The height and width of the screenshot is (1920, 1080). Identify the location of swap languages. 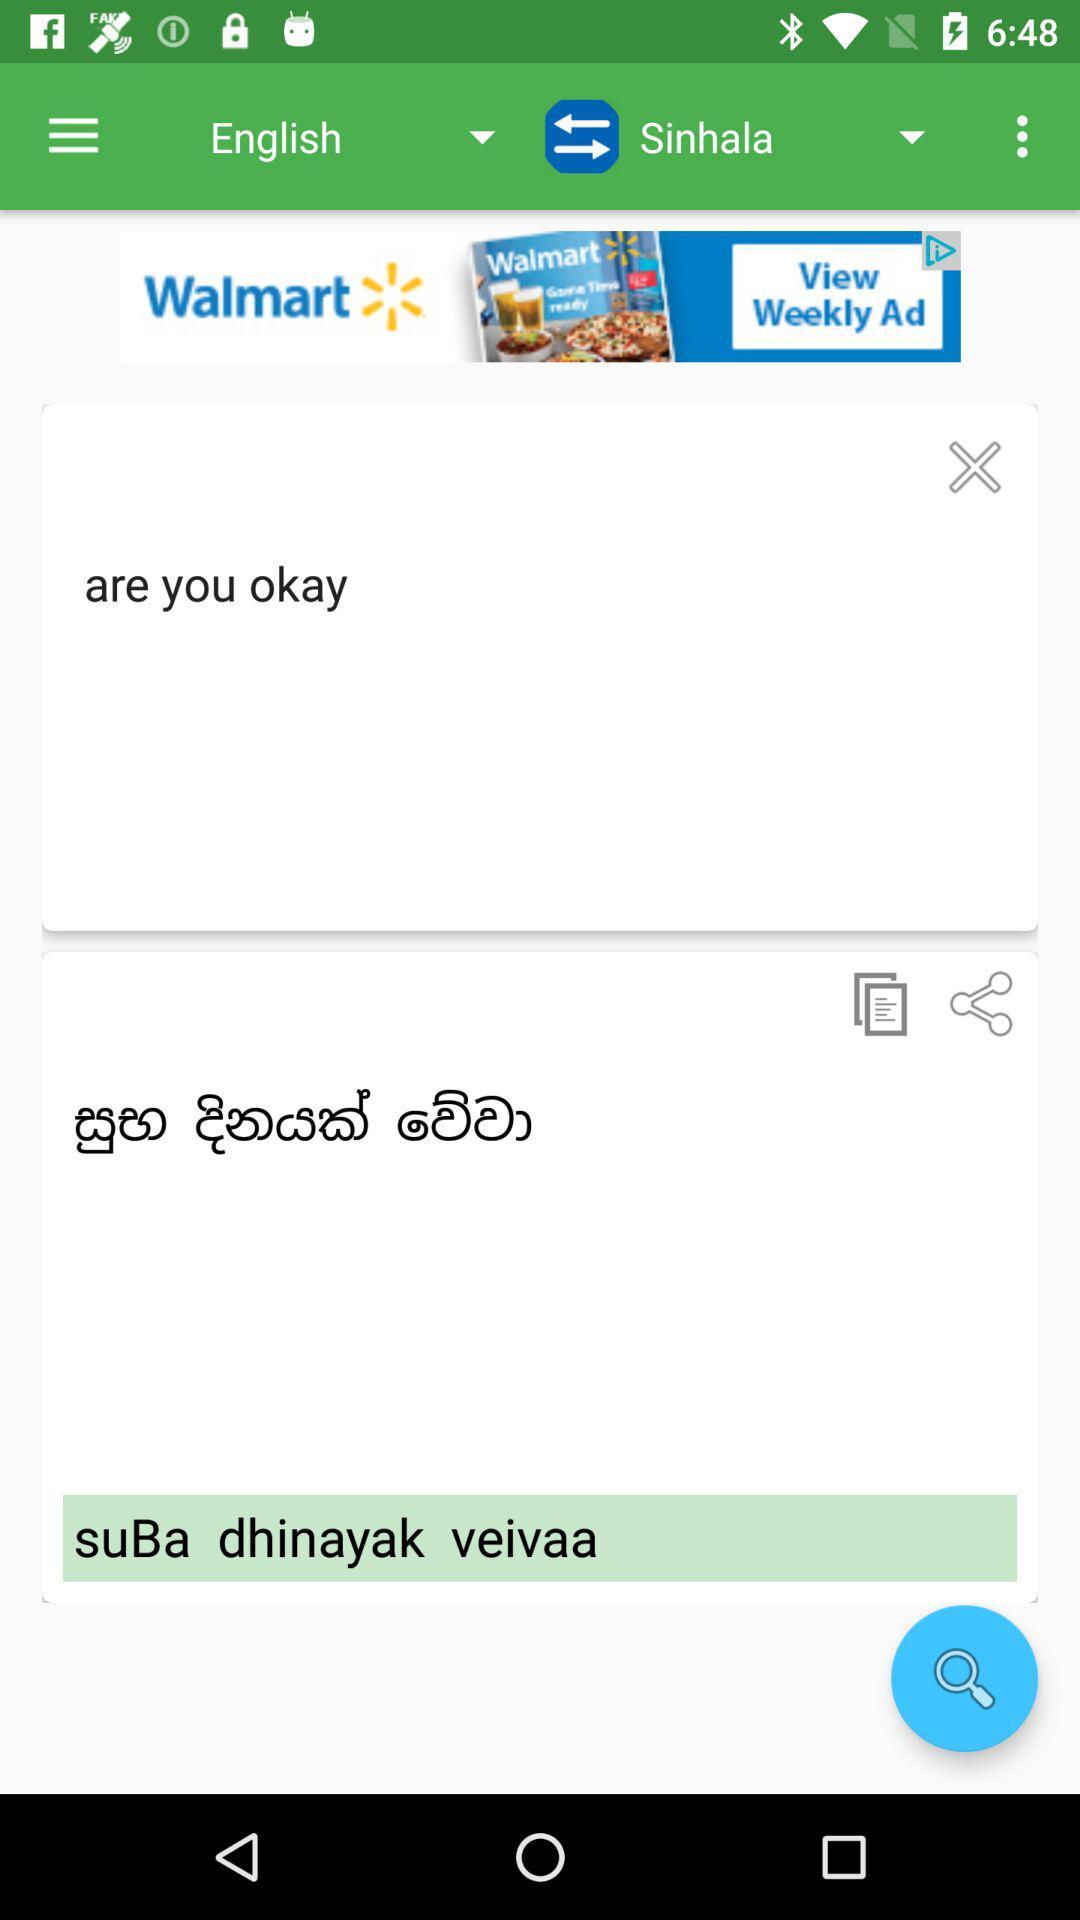
(582, 135).